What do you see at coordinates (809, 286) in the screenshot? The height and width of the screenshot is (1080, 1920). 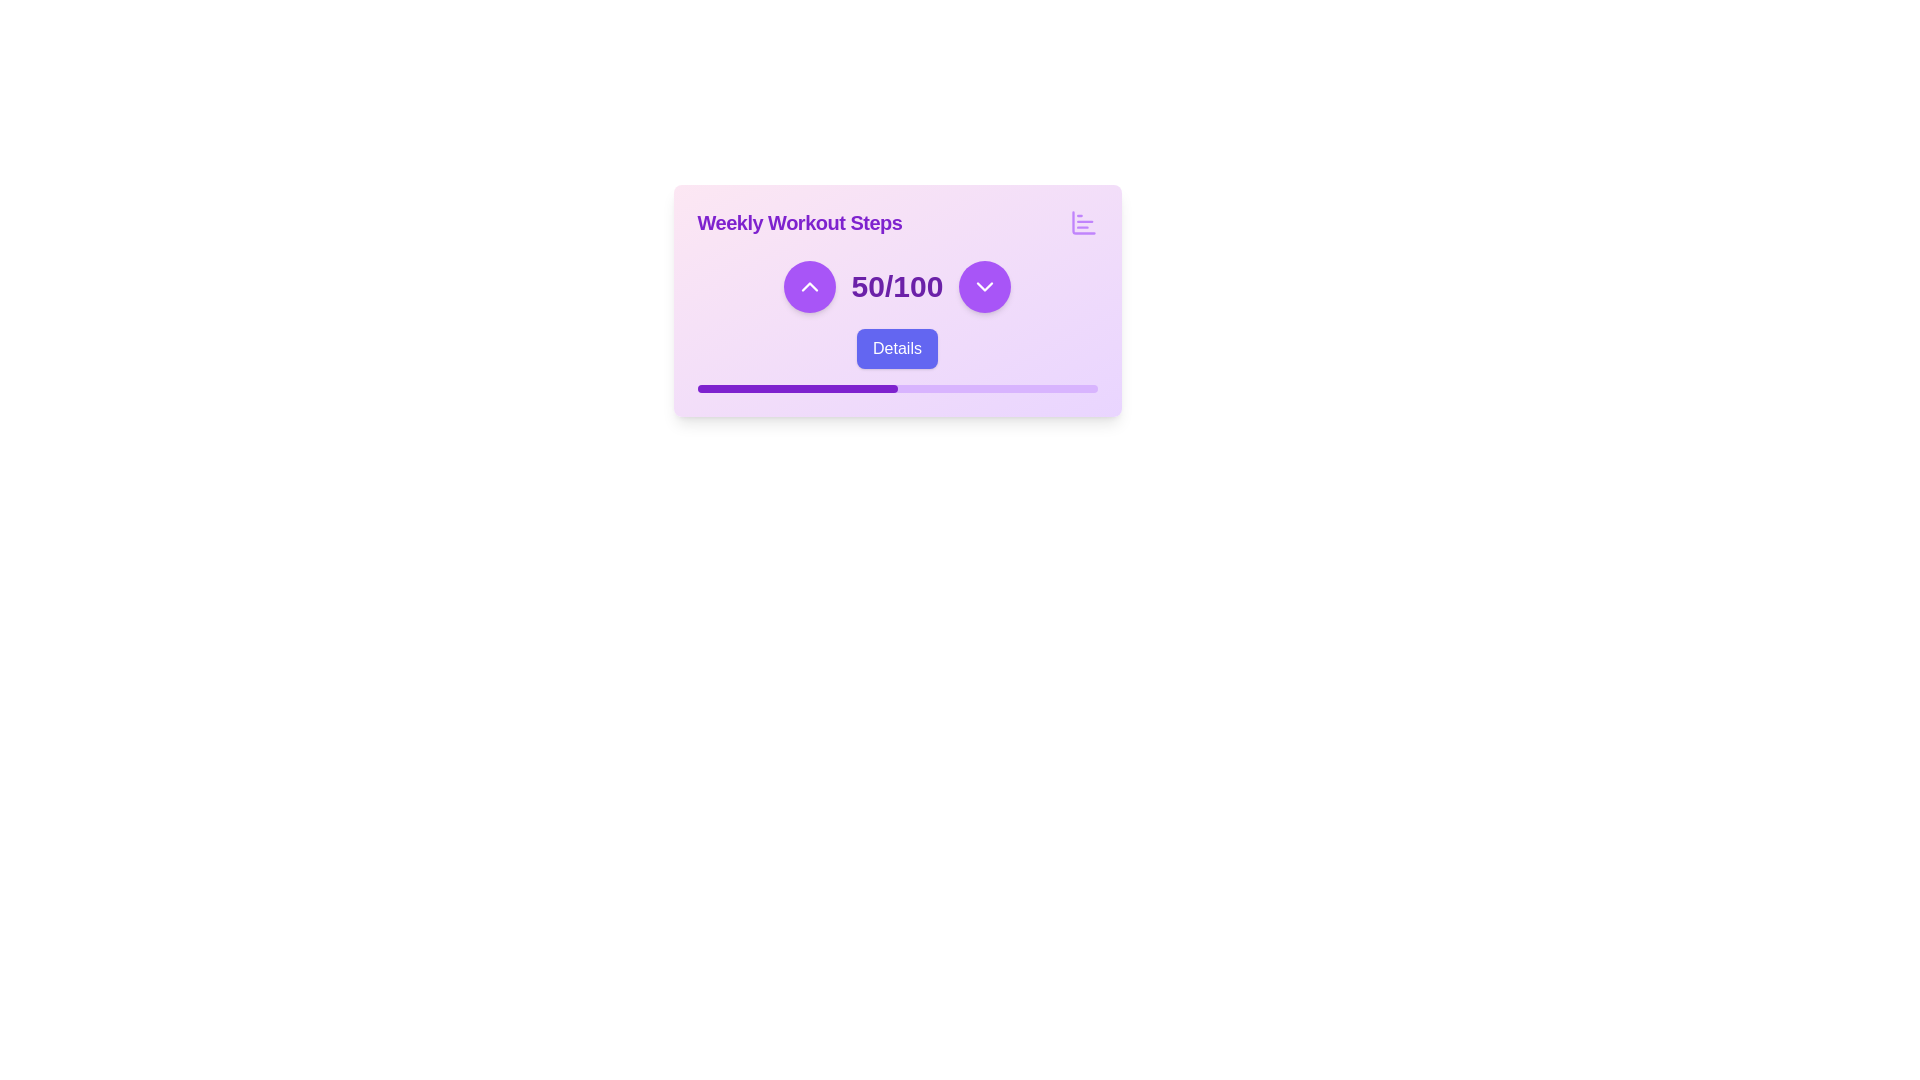 I see `the circular button with a purple background and a white upward-facing chevron icon` at bounding box center [809, 286].